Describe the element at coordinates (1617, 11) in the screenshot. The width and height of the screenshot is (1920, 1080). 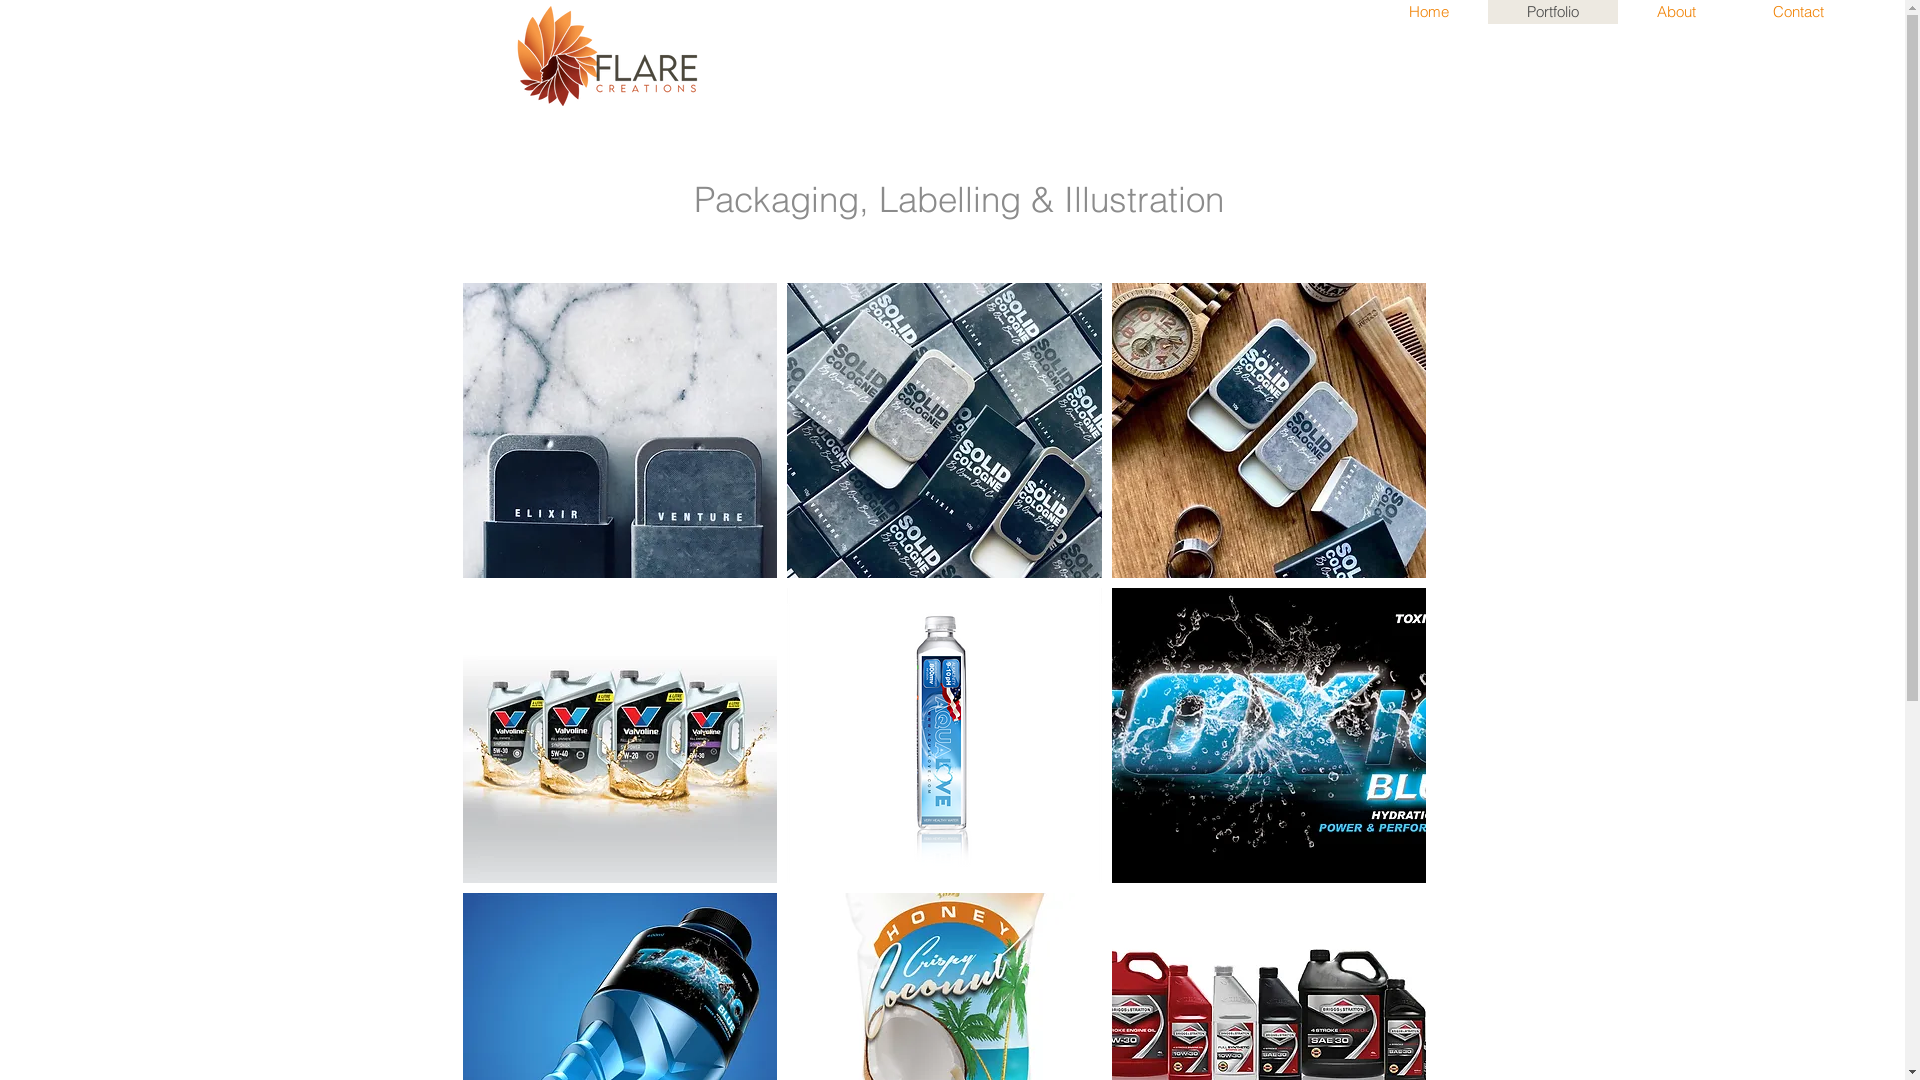
I see `'About'` at that location.